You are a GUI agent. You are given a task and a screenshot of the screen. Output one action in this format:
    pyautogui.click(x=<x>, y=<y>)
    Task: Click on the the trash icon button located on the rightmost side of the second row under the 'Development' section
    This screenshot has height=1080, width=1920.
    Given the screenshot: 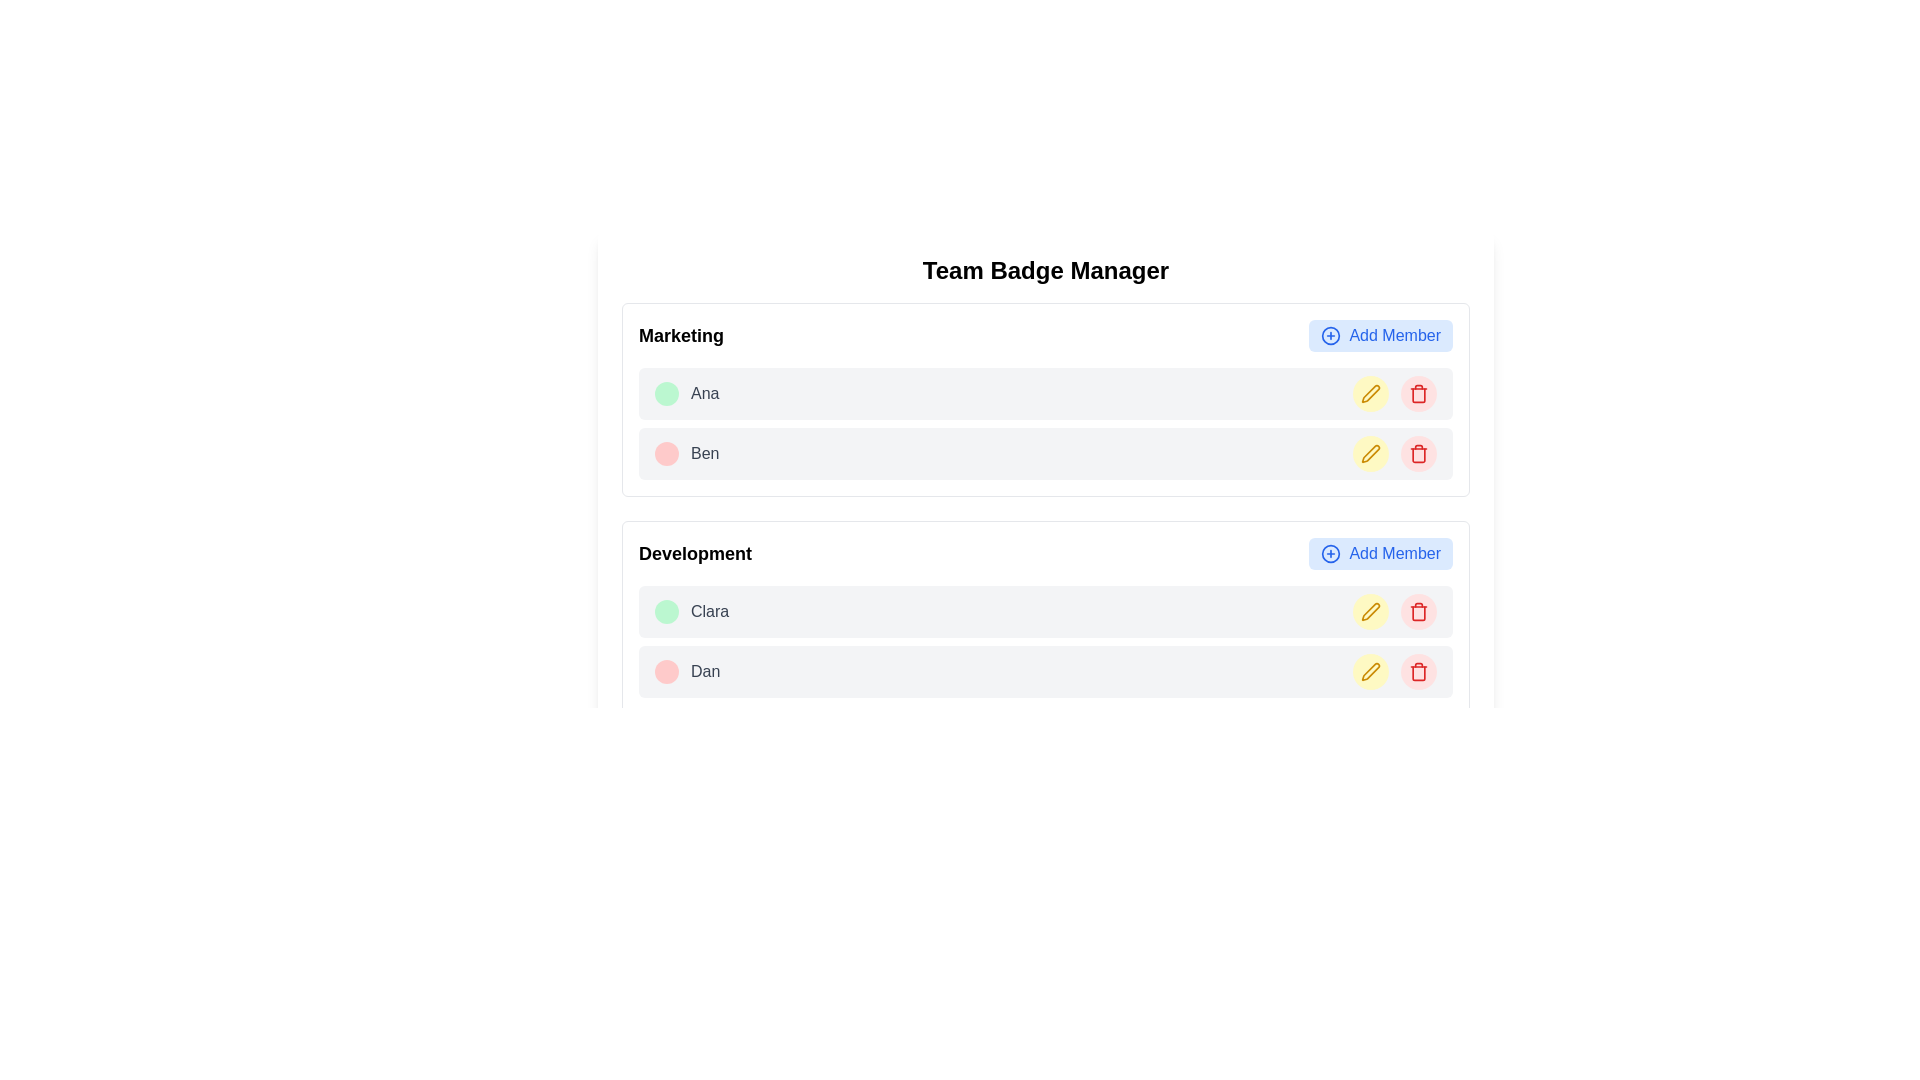 What is the action you would take?
    pyautogui.click(x=1418, y=611)
    